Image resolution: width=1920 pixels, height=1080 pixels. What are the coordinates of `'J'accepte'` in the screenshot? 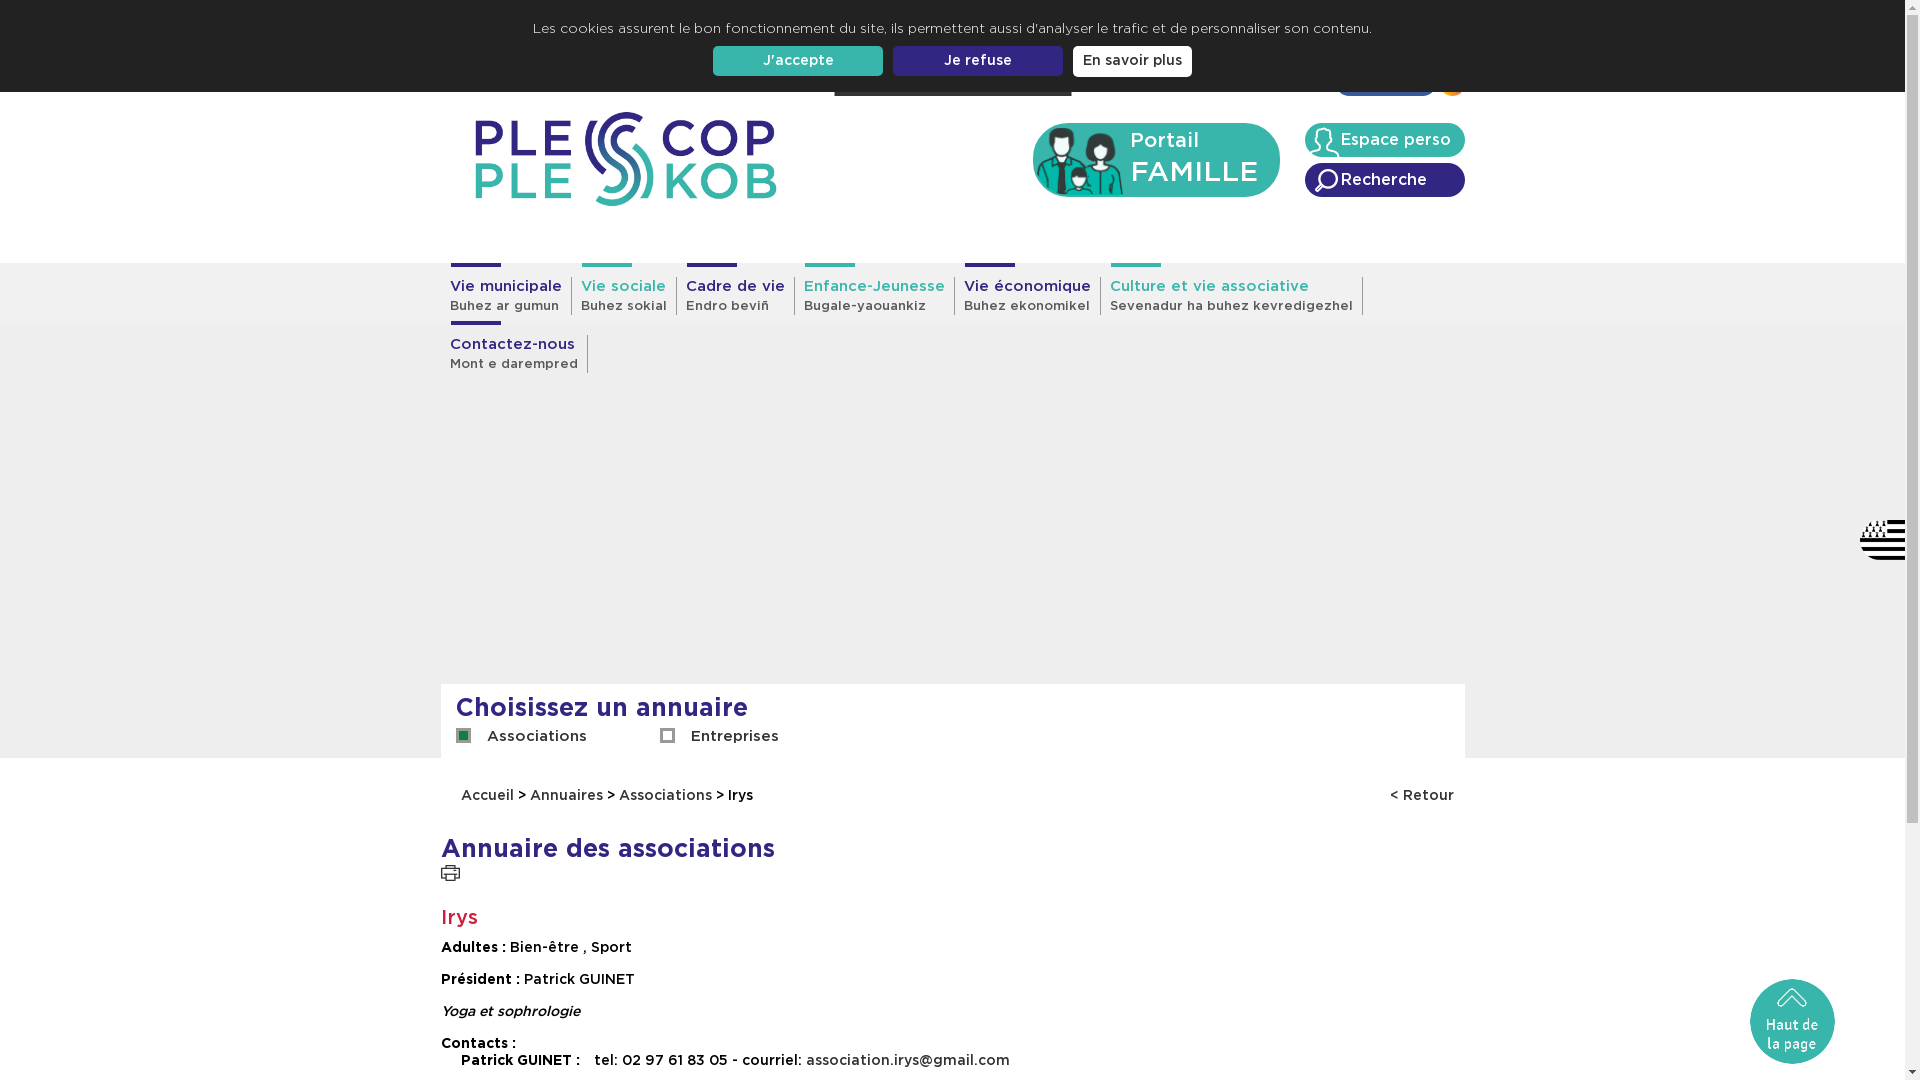 It's located at (796, 60).